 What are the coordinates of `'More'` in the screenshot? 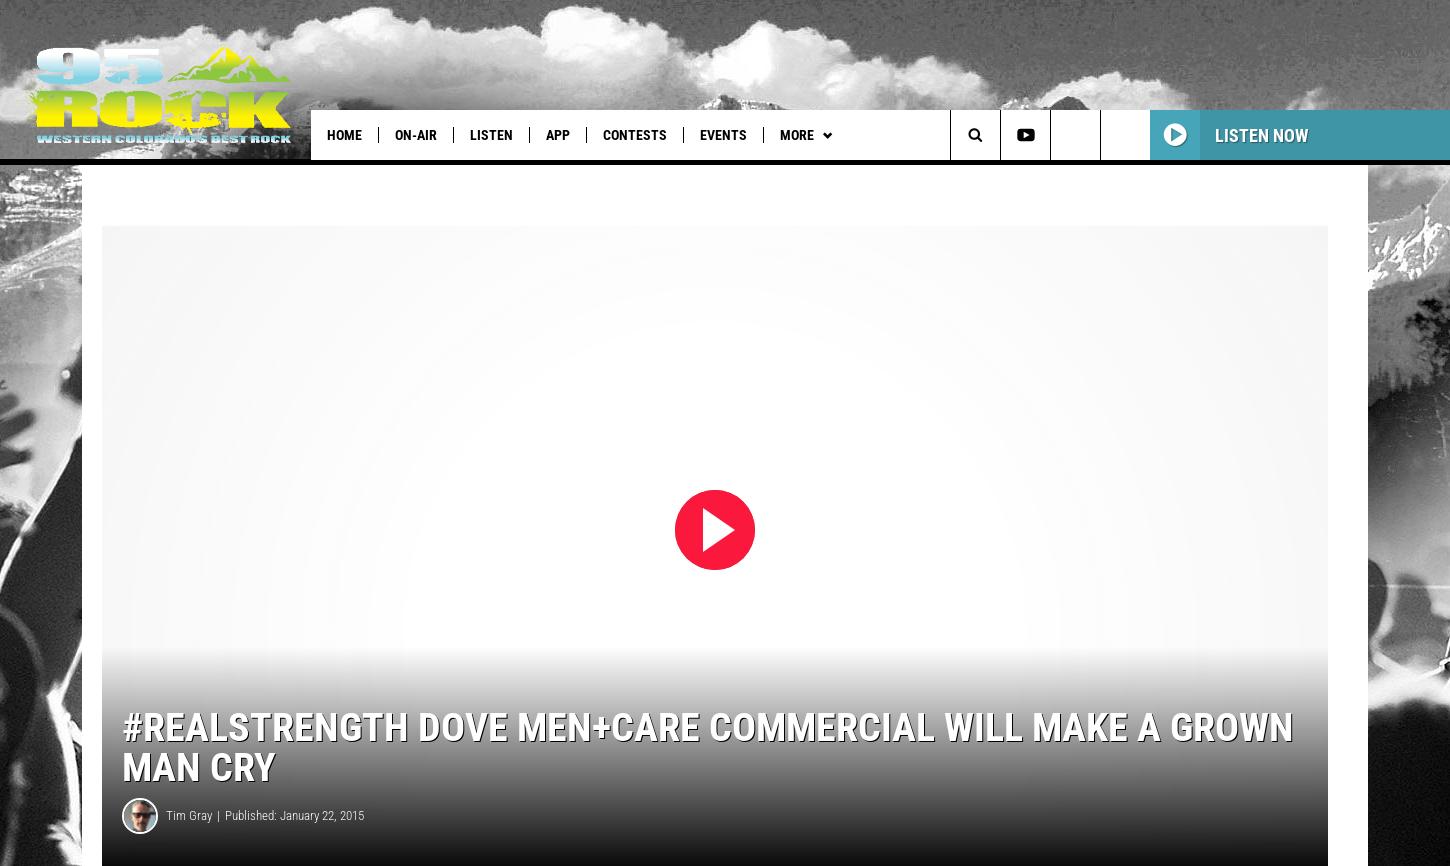 It's located at (779, 135).